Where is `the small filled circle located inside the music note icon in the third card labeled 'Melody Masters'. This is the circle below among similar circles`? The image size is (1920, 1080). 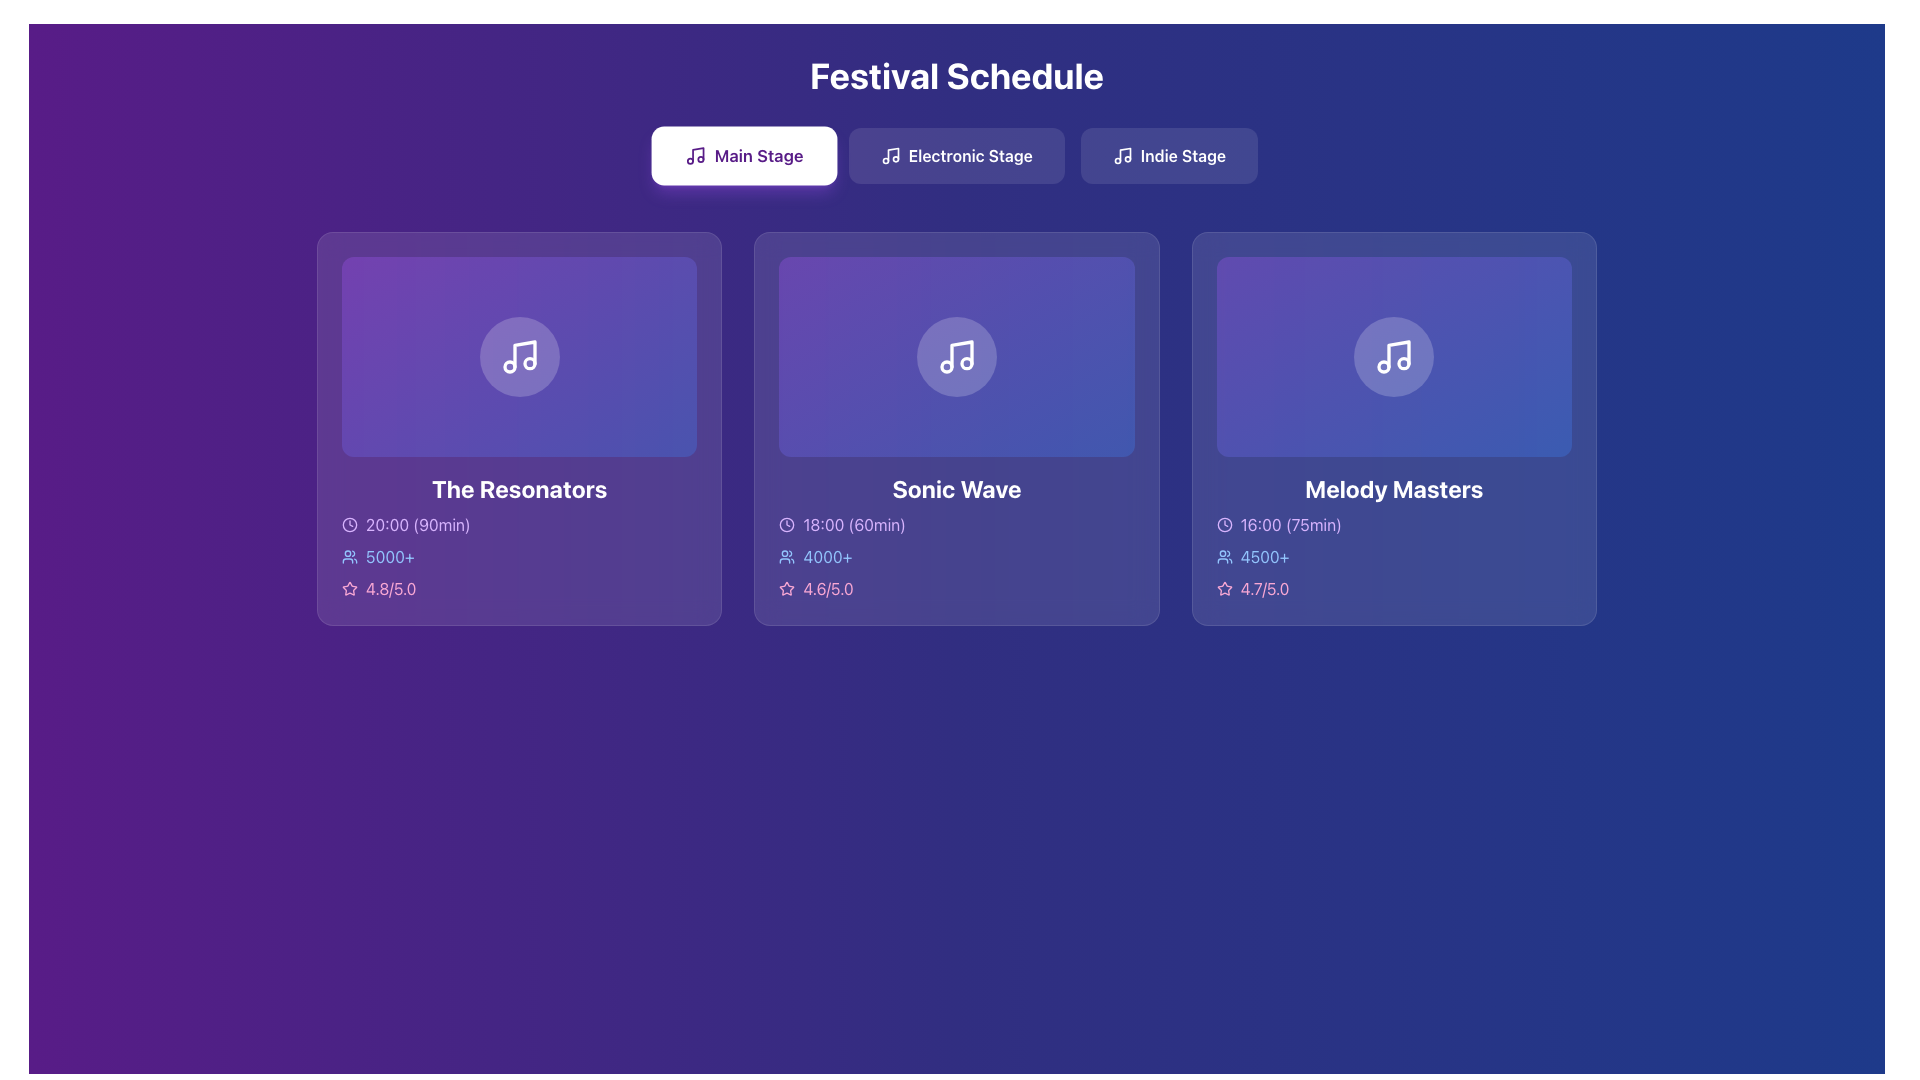
the small filled circle located inside the music note icon in the third card labeled 'Melody Masters'. This is the circle below among similar circles is located at coordinates (1383, 366).